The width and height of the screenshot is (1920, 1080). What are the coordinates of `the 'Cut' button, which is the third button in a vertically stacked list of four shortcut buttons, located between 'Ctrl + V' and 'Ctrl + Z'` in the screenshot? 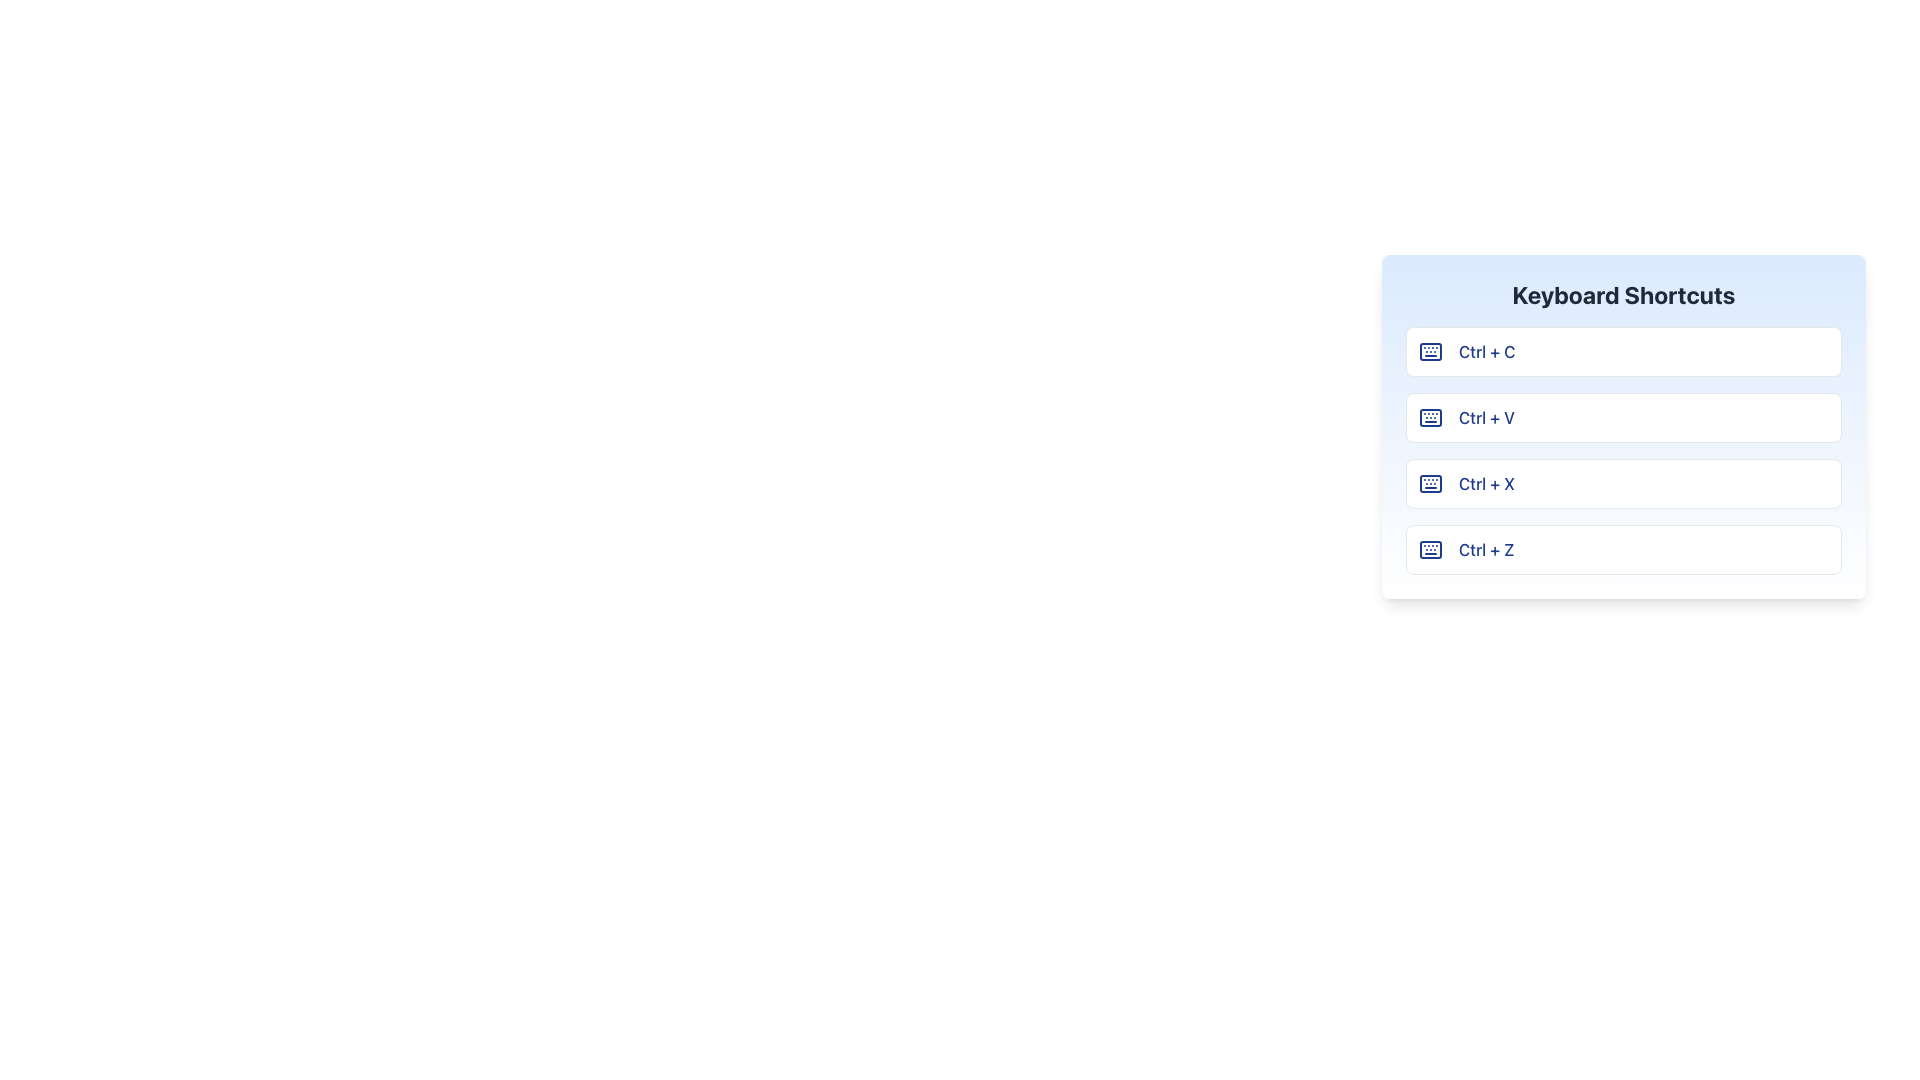 It's located at (1623, 483).